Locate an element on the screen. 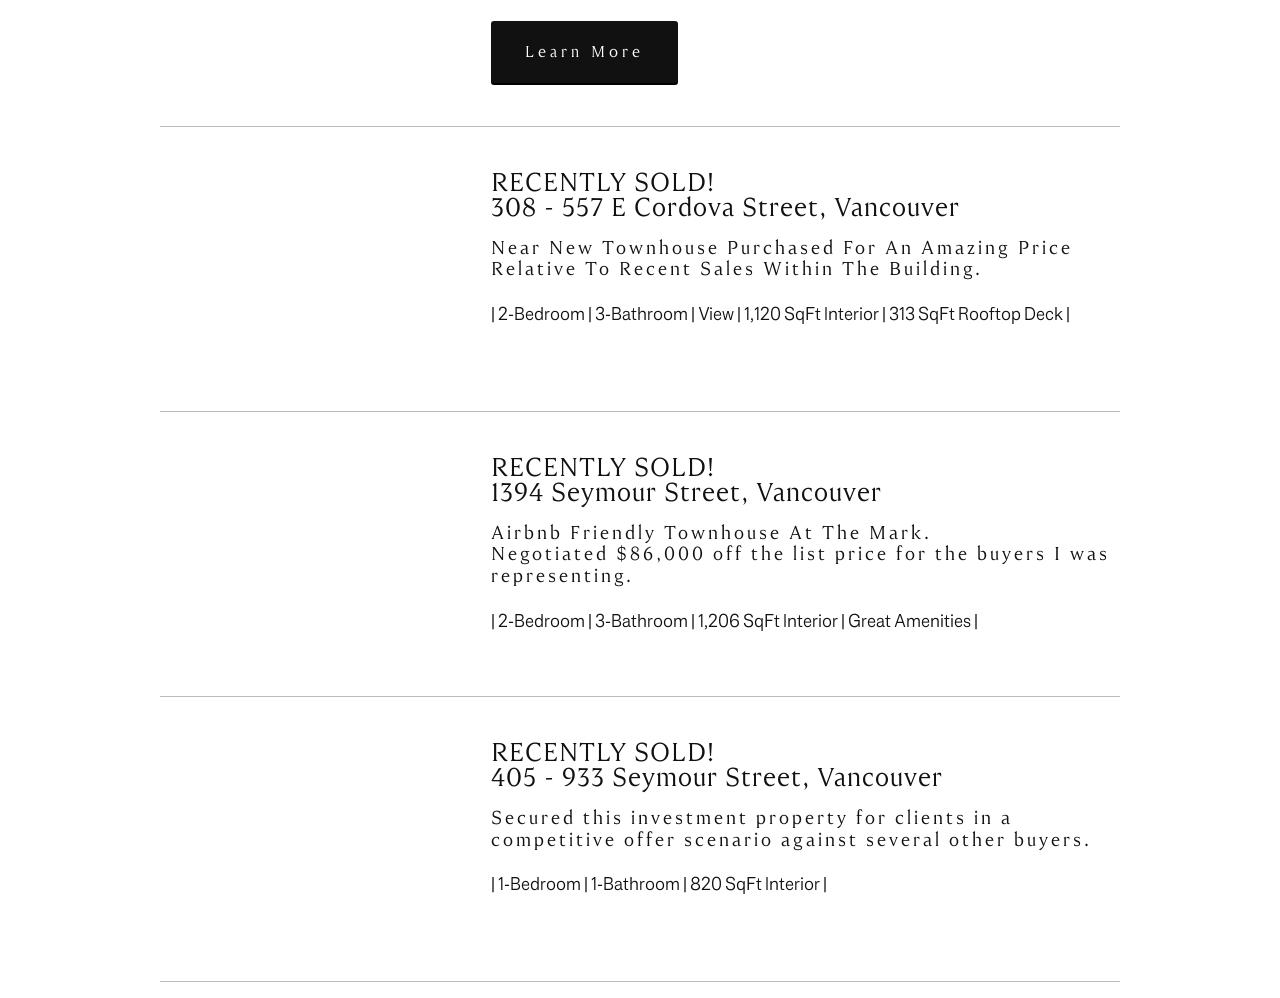  'Negotiated $86,000 off the list price for the buyers I was representing.' is located at coordinates (803, 563).